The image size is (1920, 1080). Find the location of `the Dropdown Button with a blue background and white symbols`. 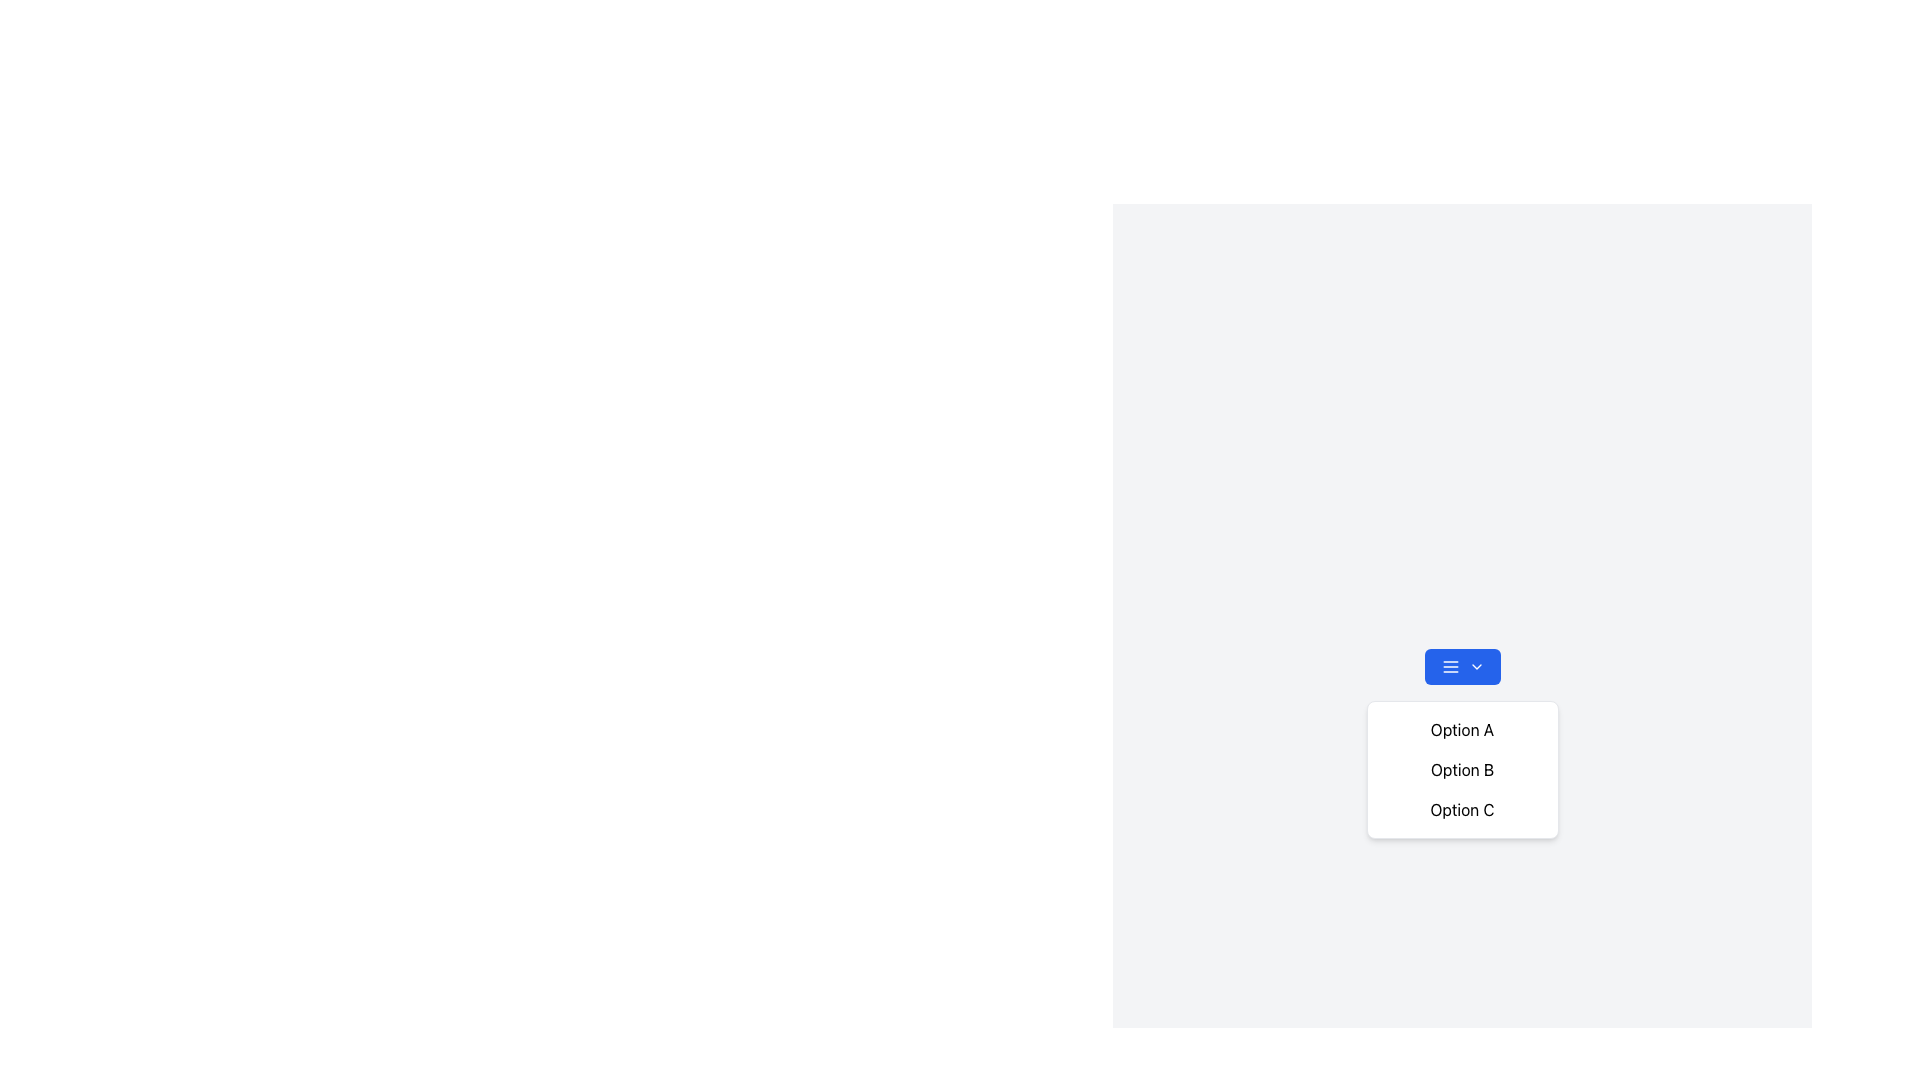

the Dropdown Button with a blue background and white symbols is located at coordinates (1462, 667).